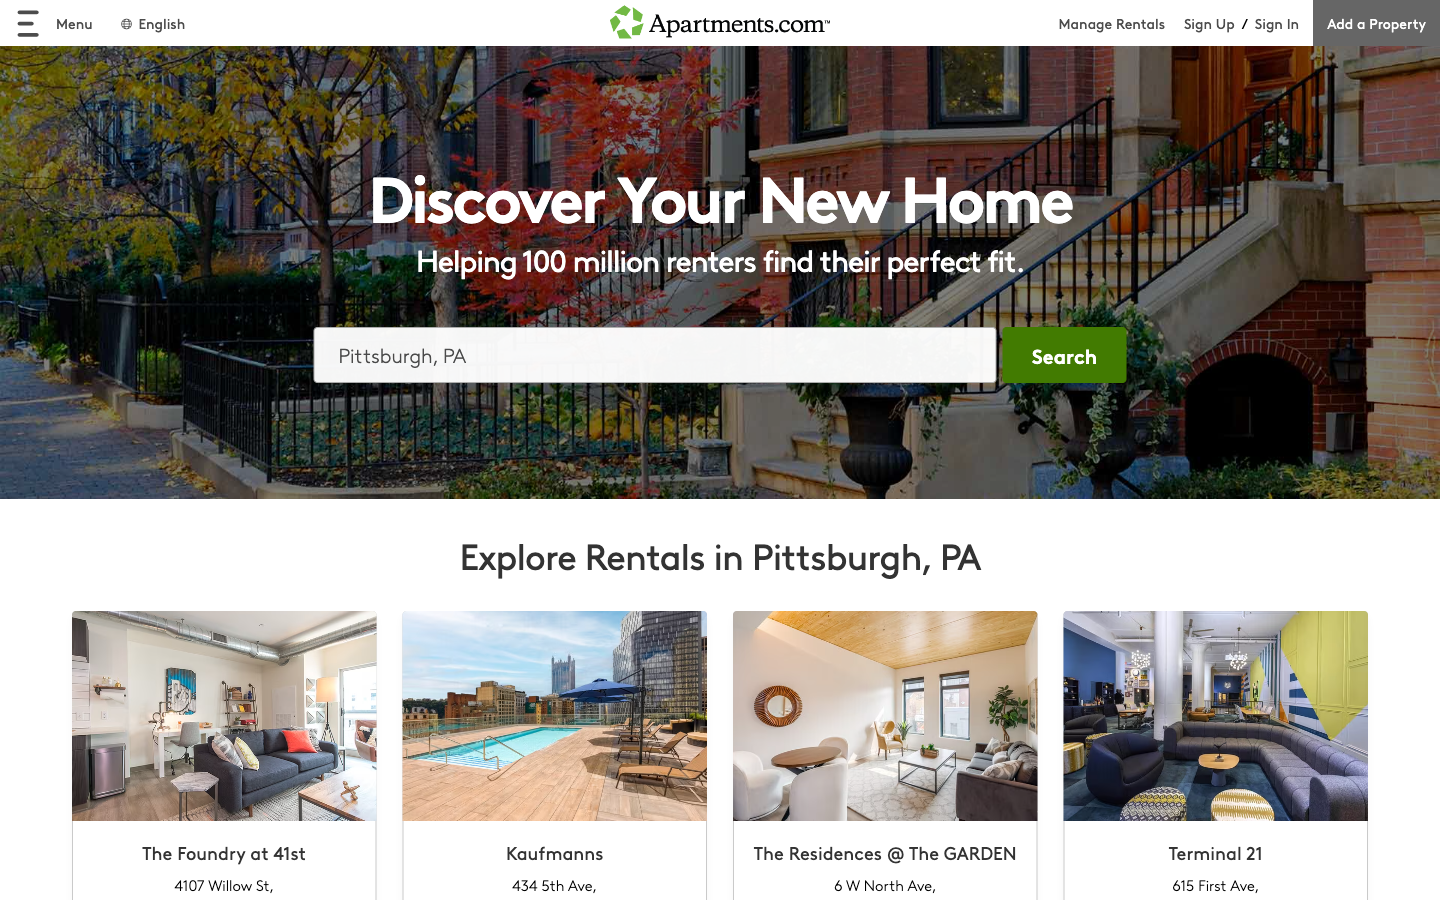 Image resolution: width=1440 pixels, height=900 pixels. Describe the element at coordinates (1375, 22) in the screenshot. I see `add property` at that location.